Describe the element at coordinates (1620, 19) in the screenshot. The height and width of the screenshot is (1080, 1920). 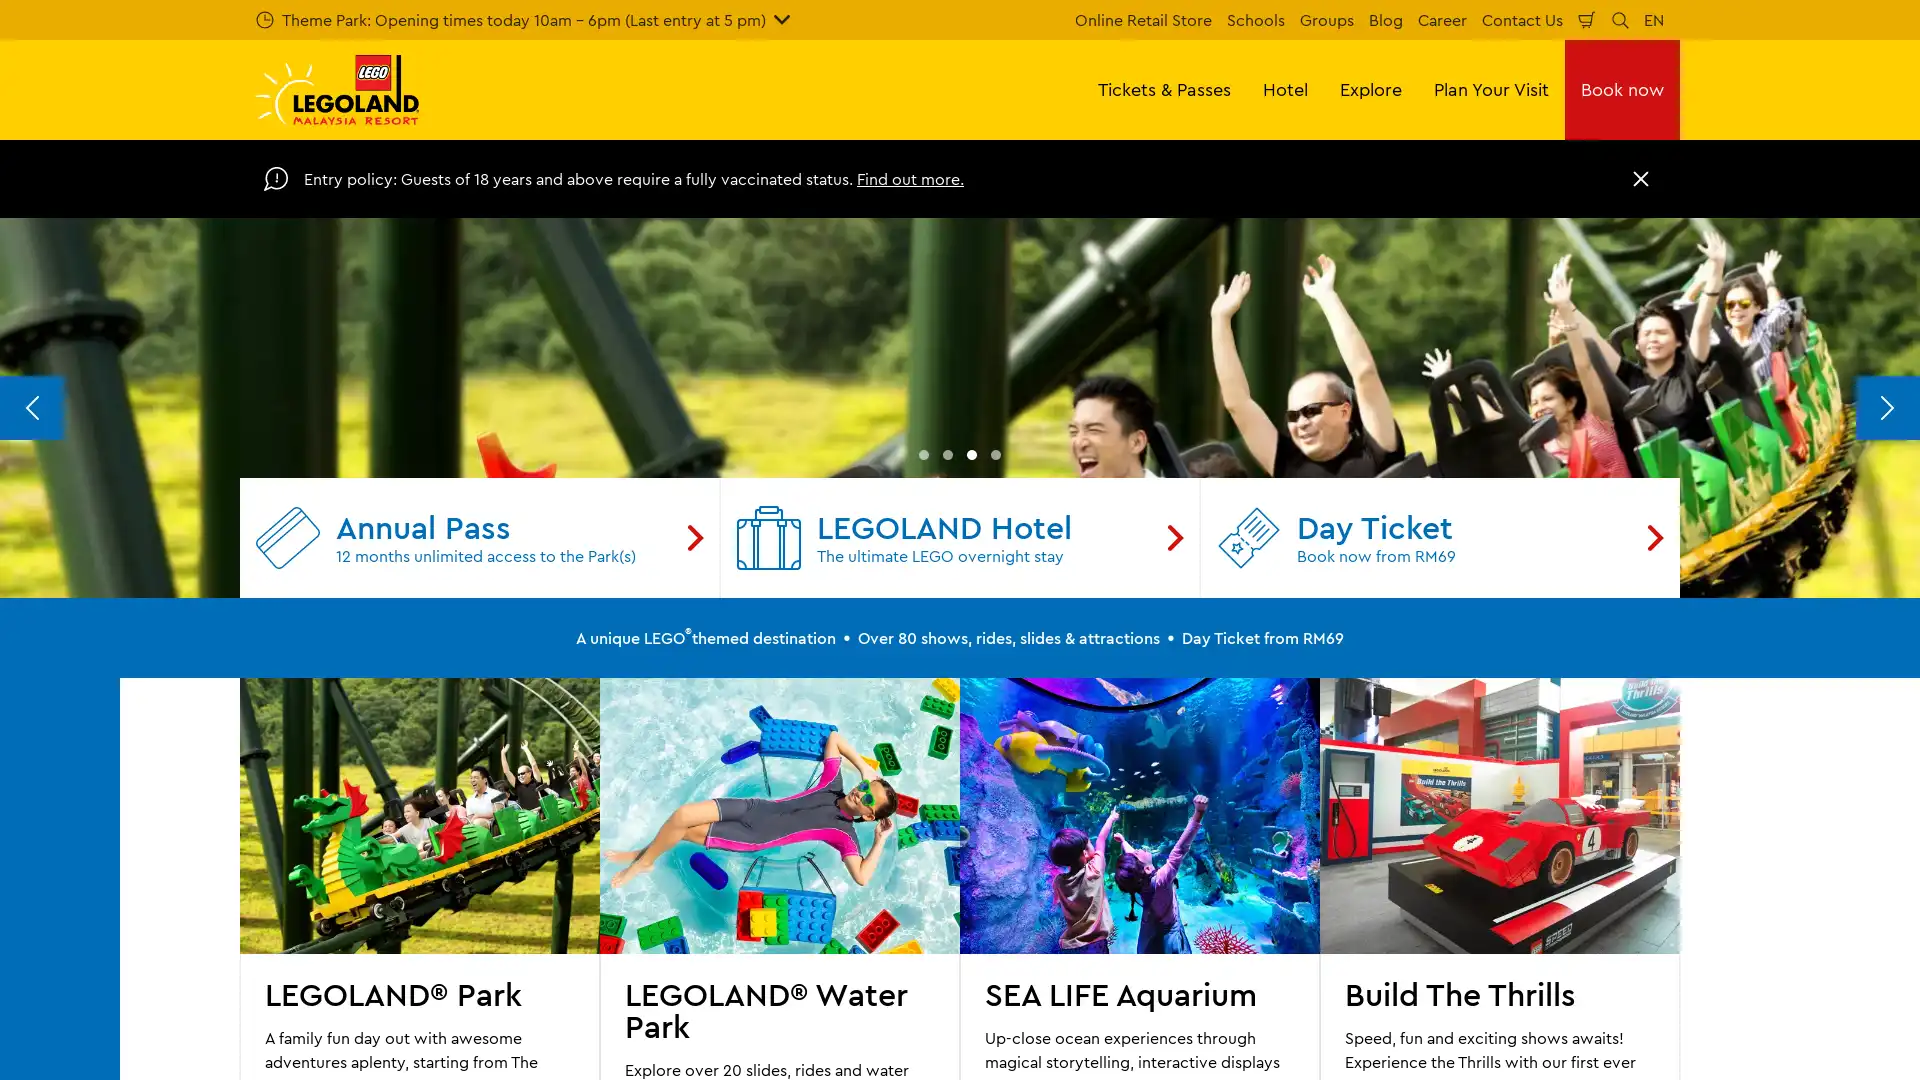
I see `Search` at that location.